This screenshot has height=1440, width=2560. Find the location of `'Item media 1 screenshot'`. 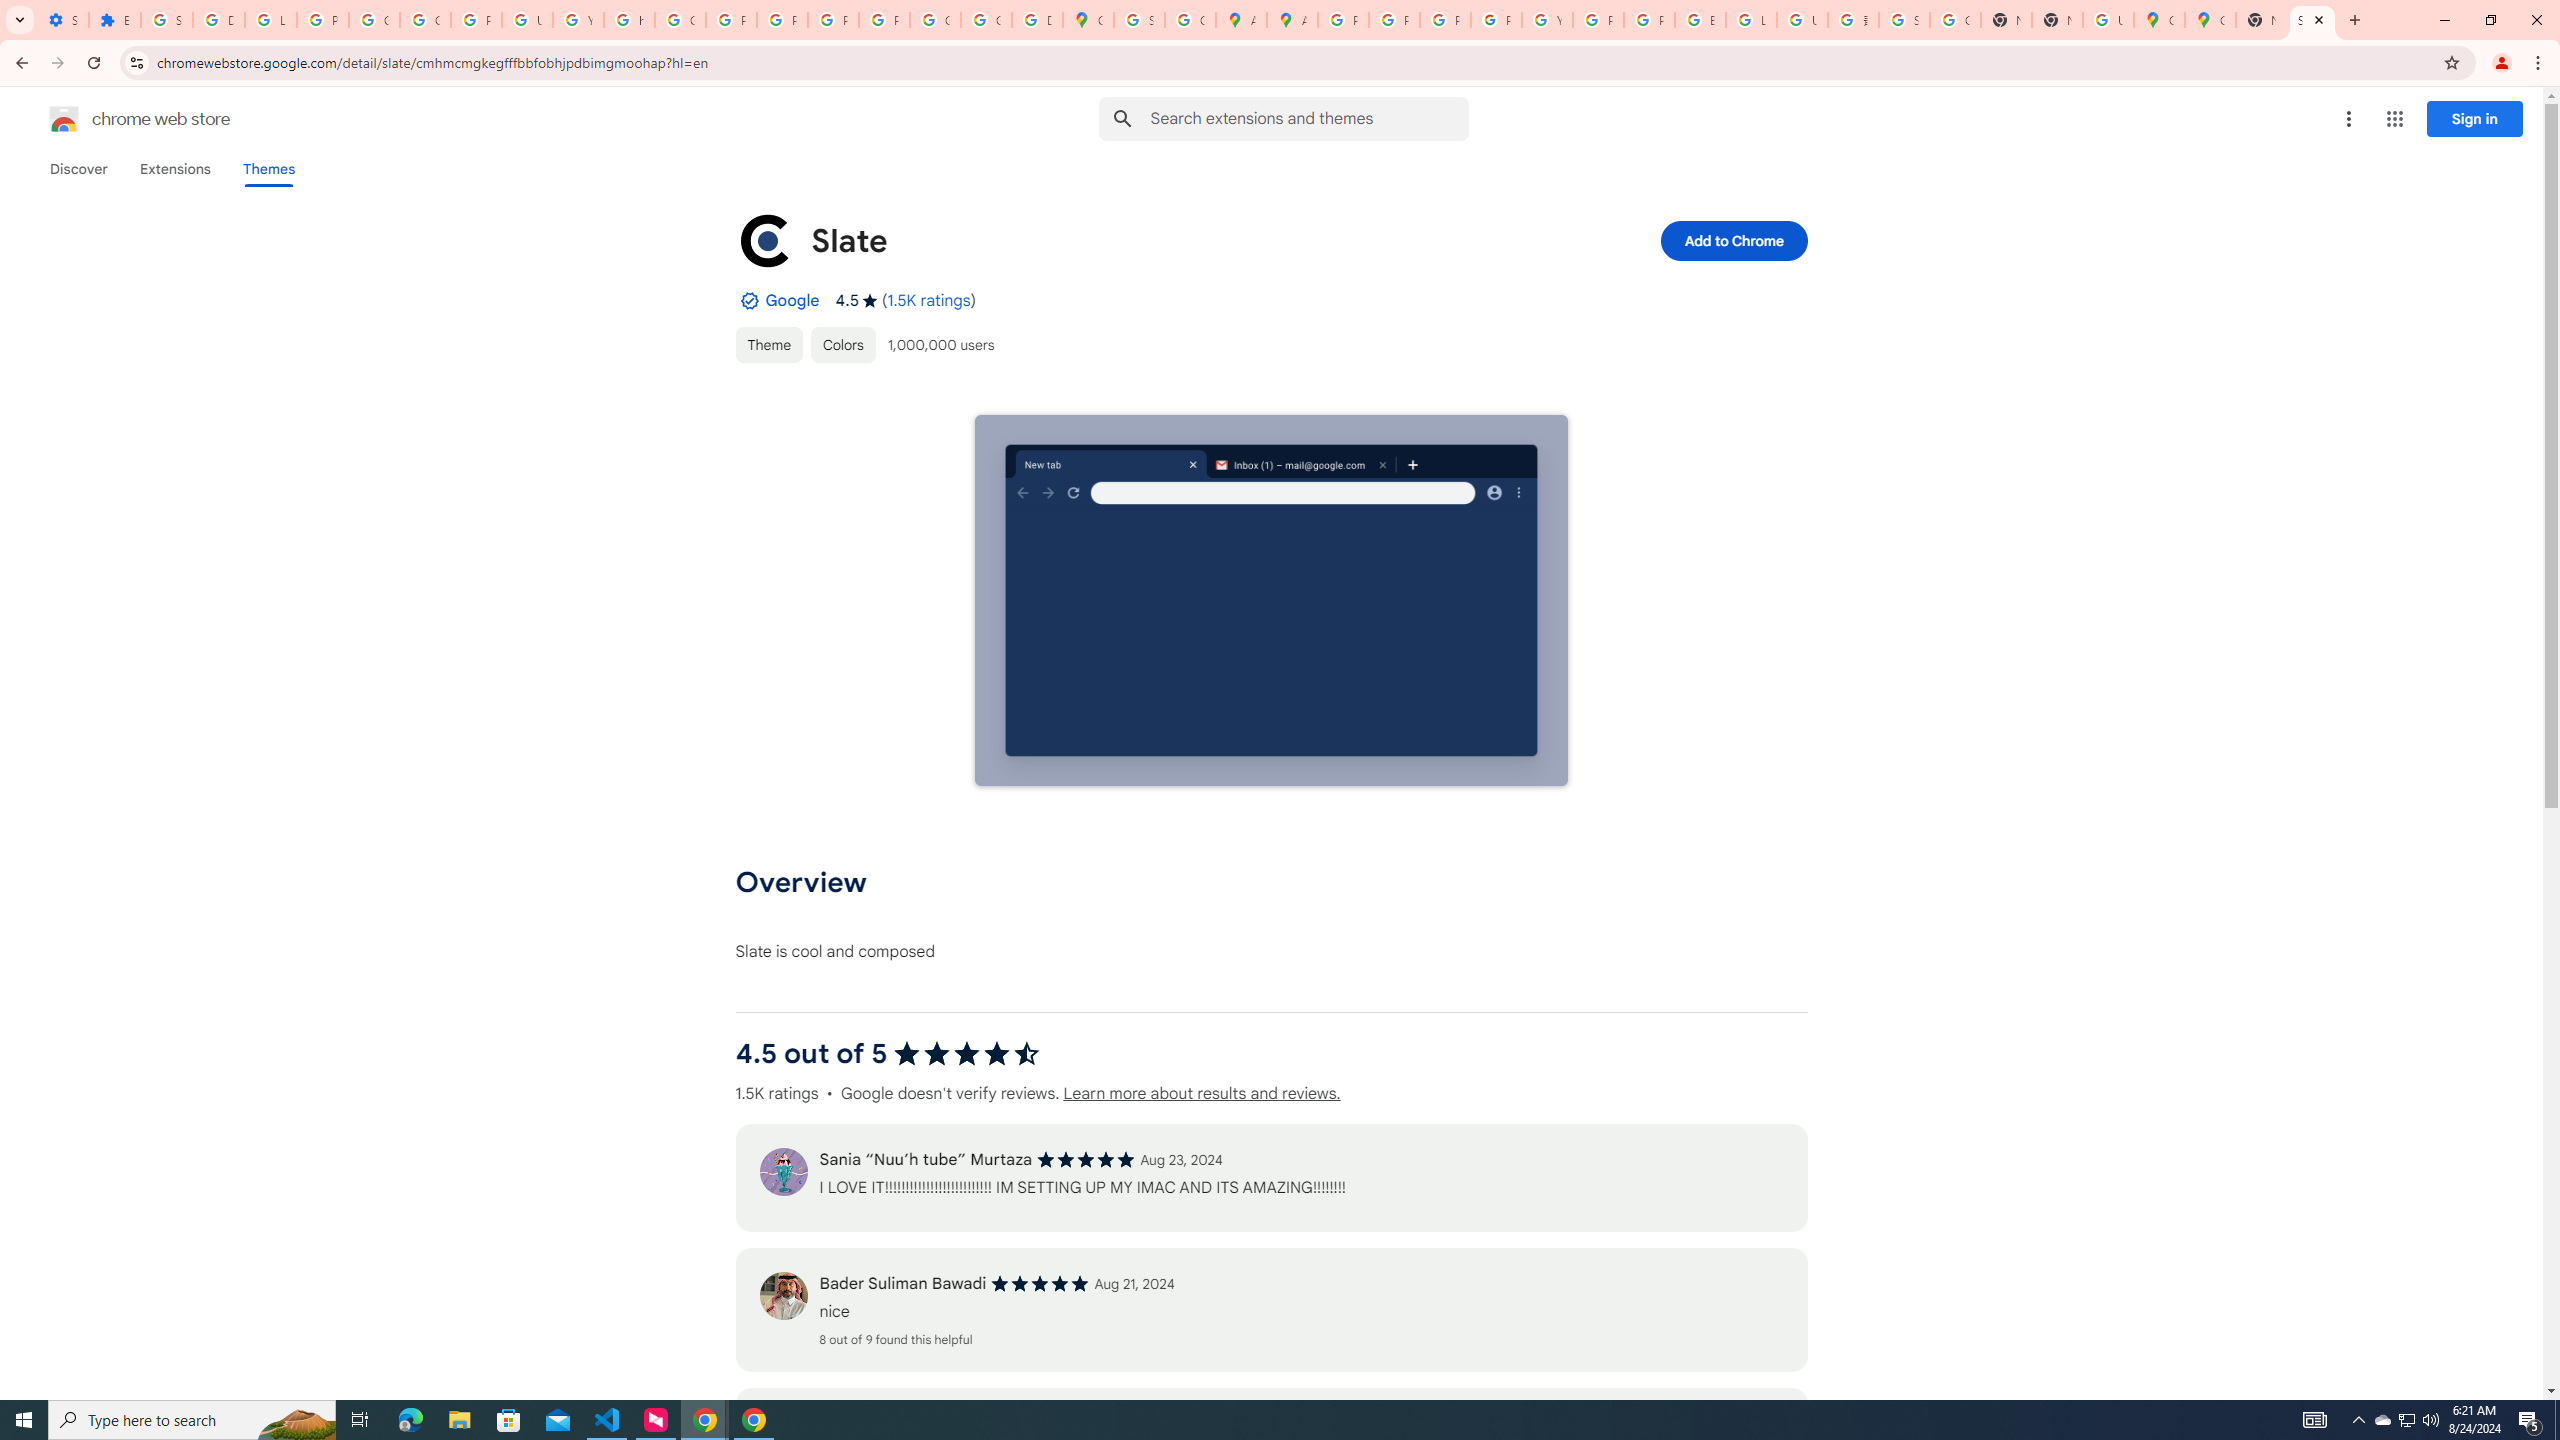

'Item media 1 screenshot' is located at coordinates (1271, 601).